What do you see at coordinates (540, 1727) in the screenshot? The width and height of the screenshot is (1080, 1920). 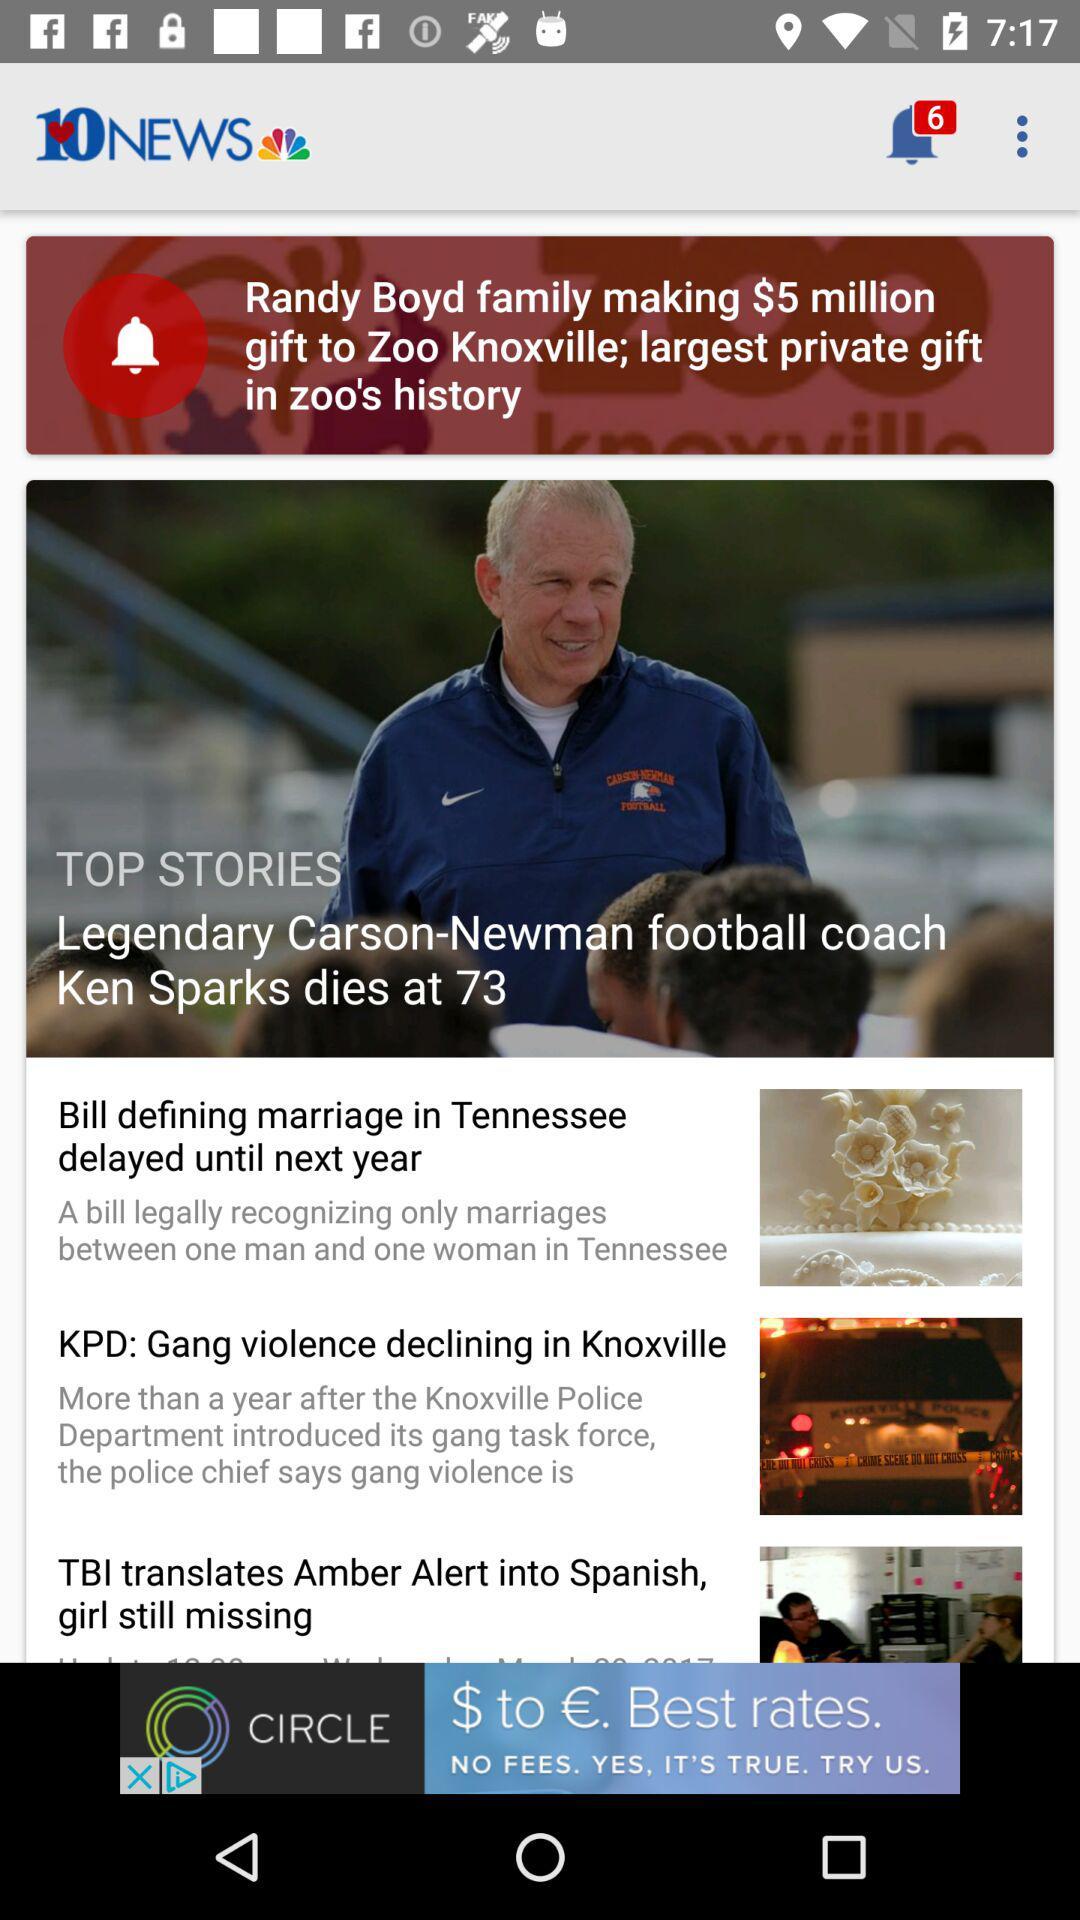 I see `advertisement page` at bounding box center [540, 1727].